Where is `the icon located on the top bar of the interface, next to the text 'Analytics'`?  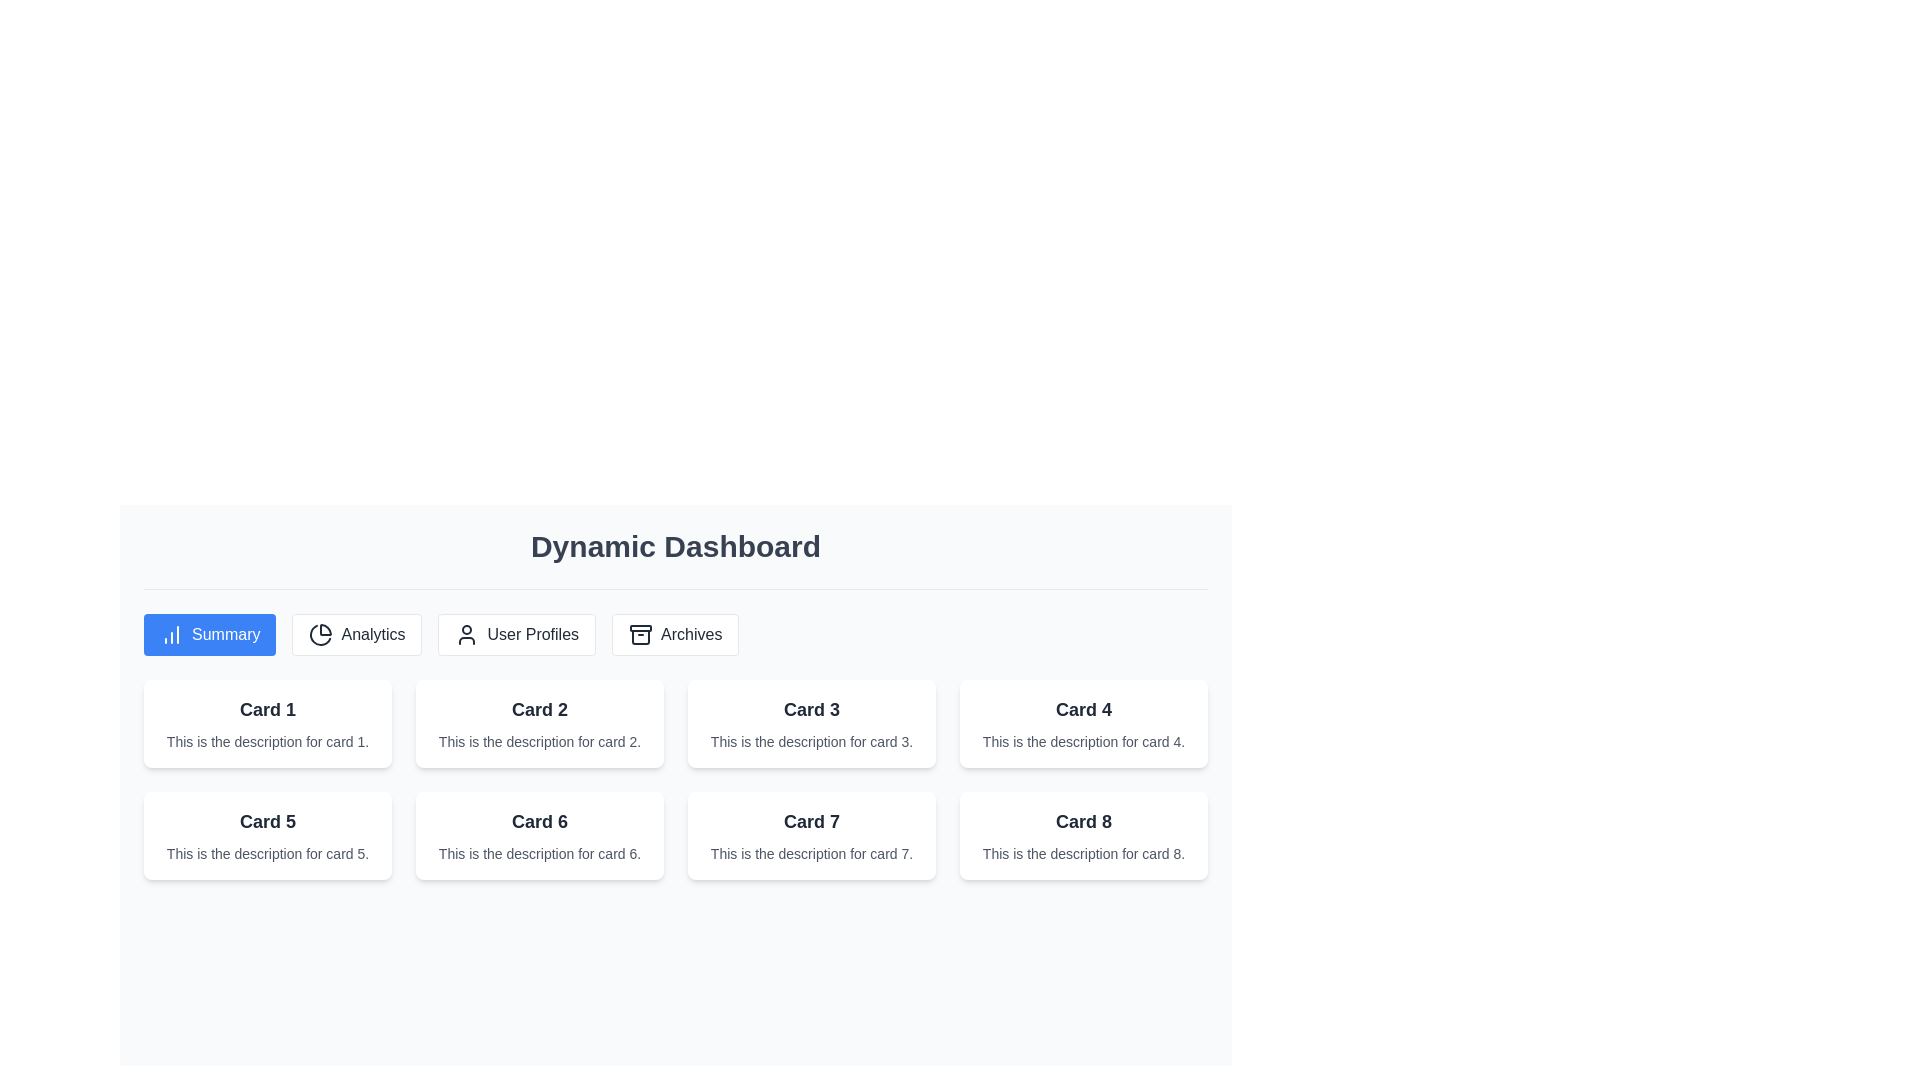 the icon located on the top bar of the interface, next to the text 'Analytics' is located at coordinates (321, 635).